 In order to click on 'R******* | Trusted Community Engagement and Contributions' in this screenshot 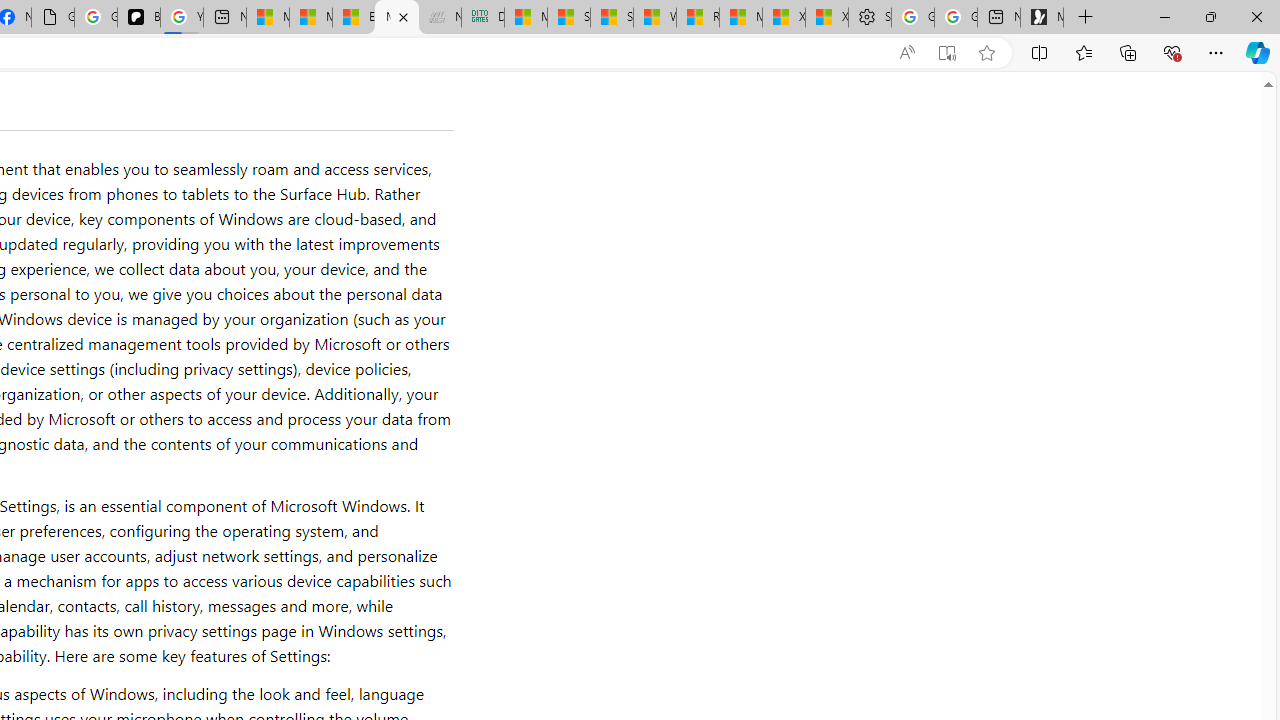, I will do `click(698, 17)`.